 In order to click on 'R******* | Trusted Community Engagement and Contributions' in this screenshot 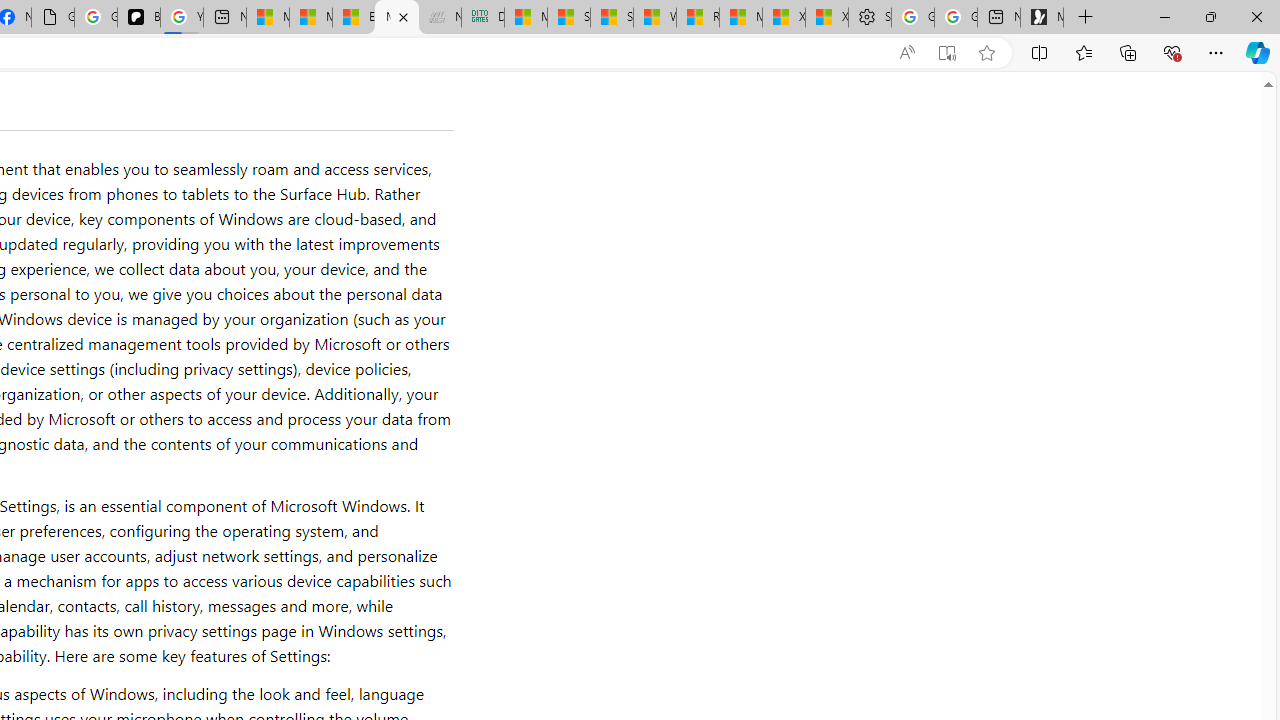, I will do `click(698, 17)`.